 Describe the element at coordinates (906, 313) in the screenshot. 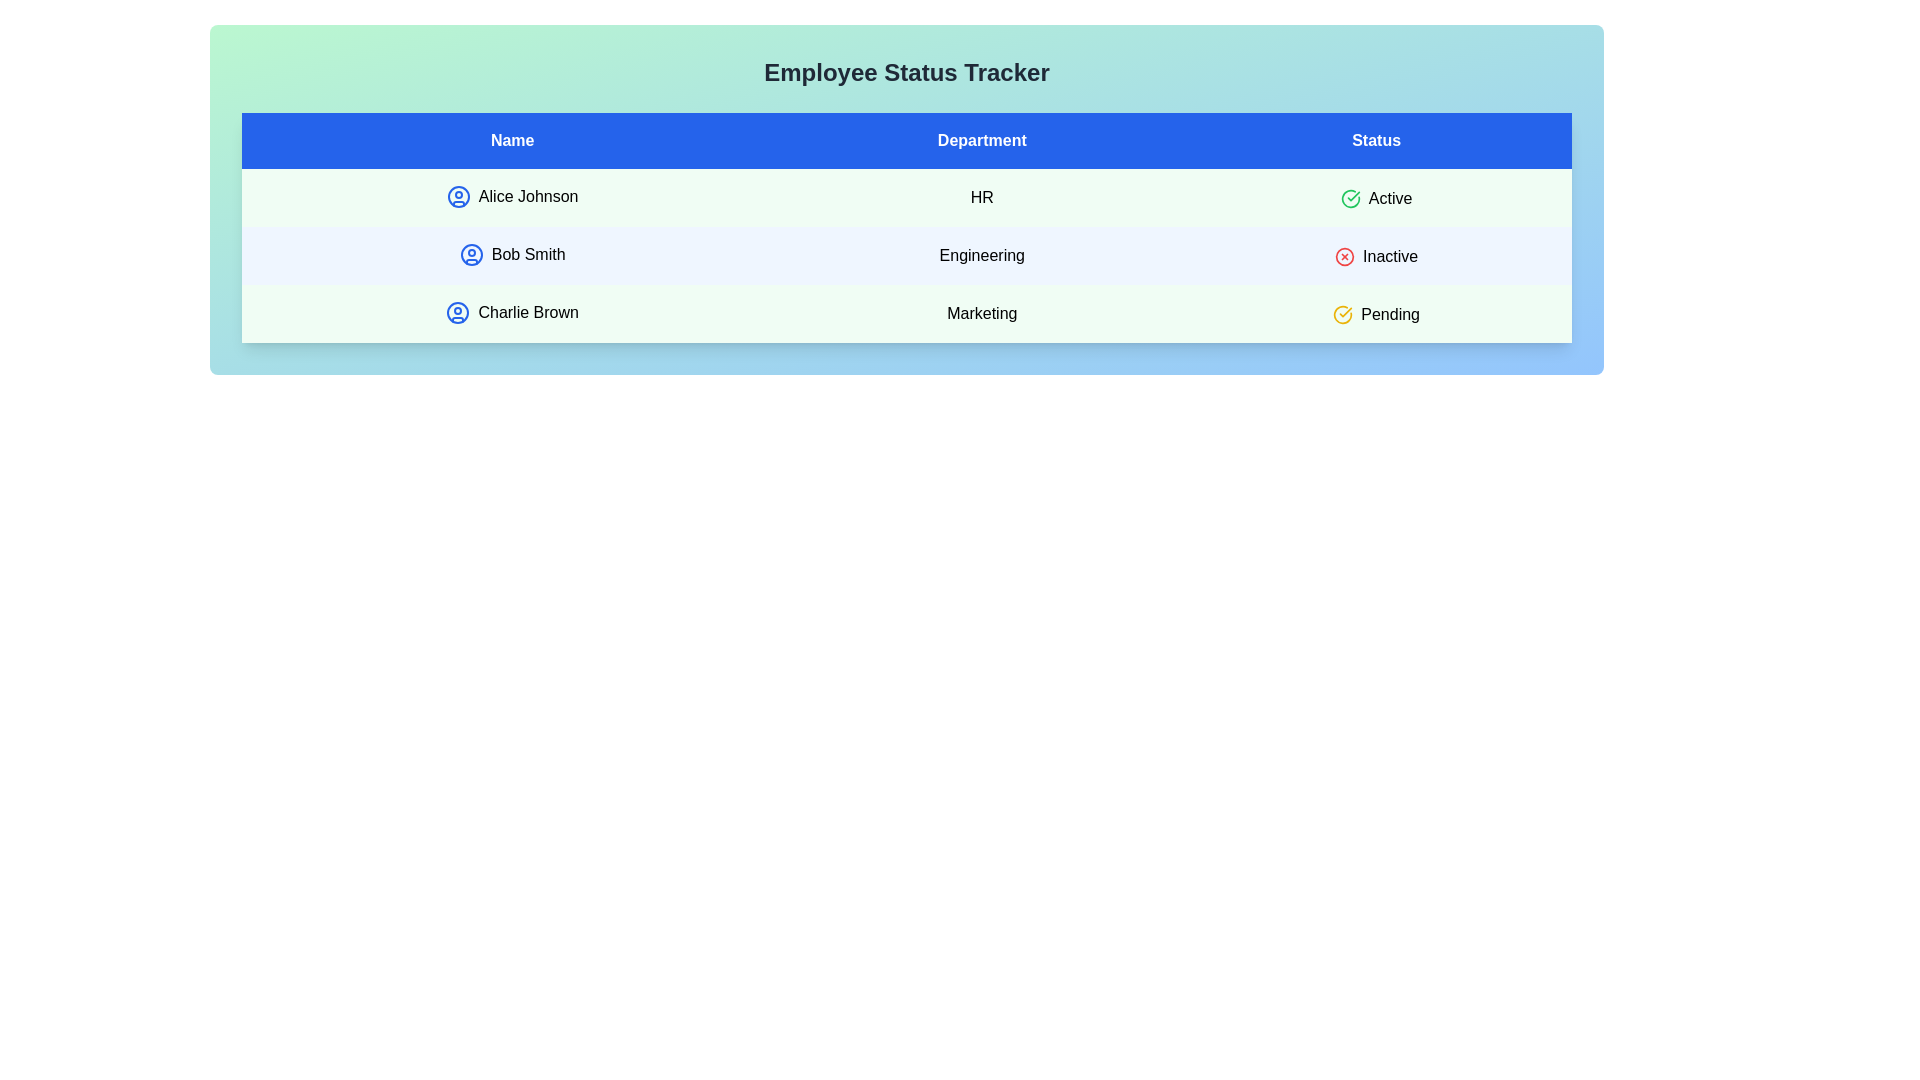

I see `the row corresponding to Charlie Brown` at that location.